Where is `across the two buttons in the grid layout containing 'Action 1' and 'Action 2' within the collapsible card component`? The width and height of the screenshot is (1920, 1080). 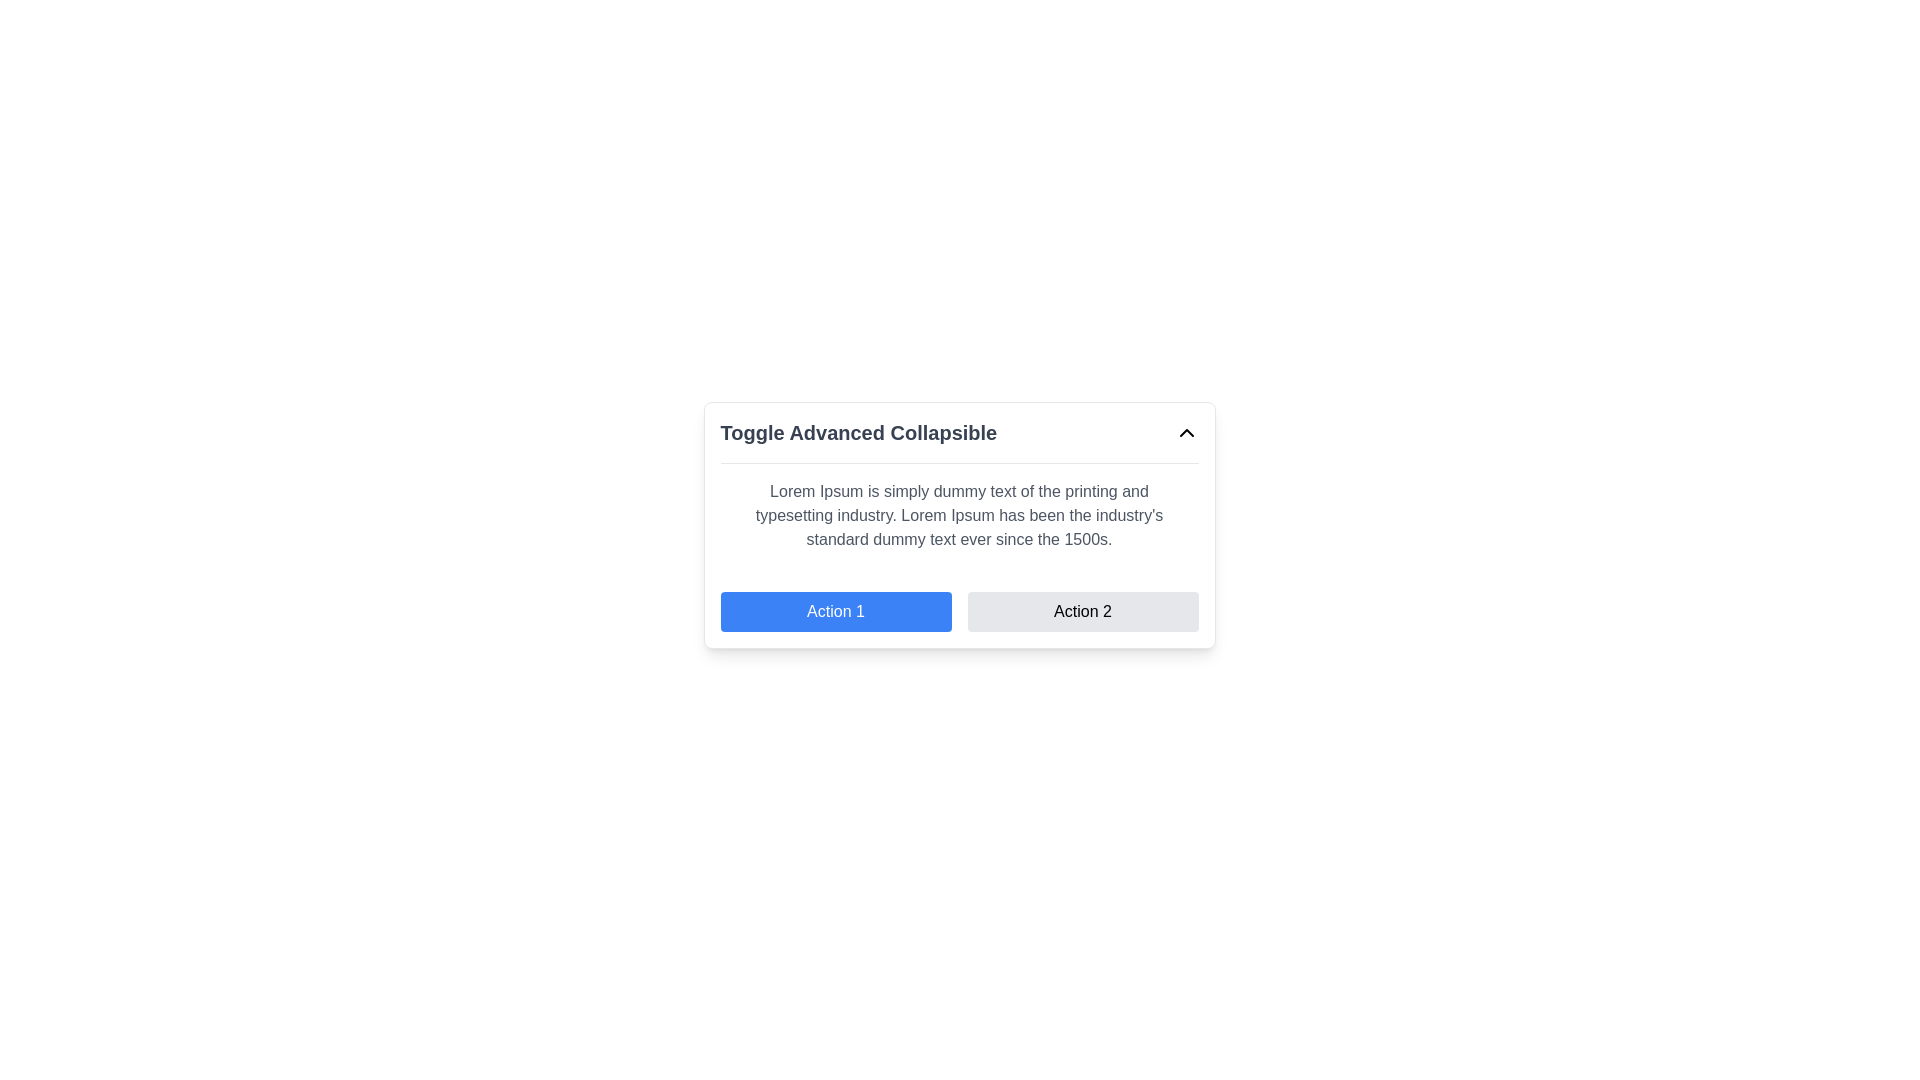 across the two buttons in the grid layout containing 'Action 1' and 'Action 2' within the collapsible card component is located at coordinates (958, 611).